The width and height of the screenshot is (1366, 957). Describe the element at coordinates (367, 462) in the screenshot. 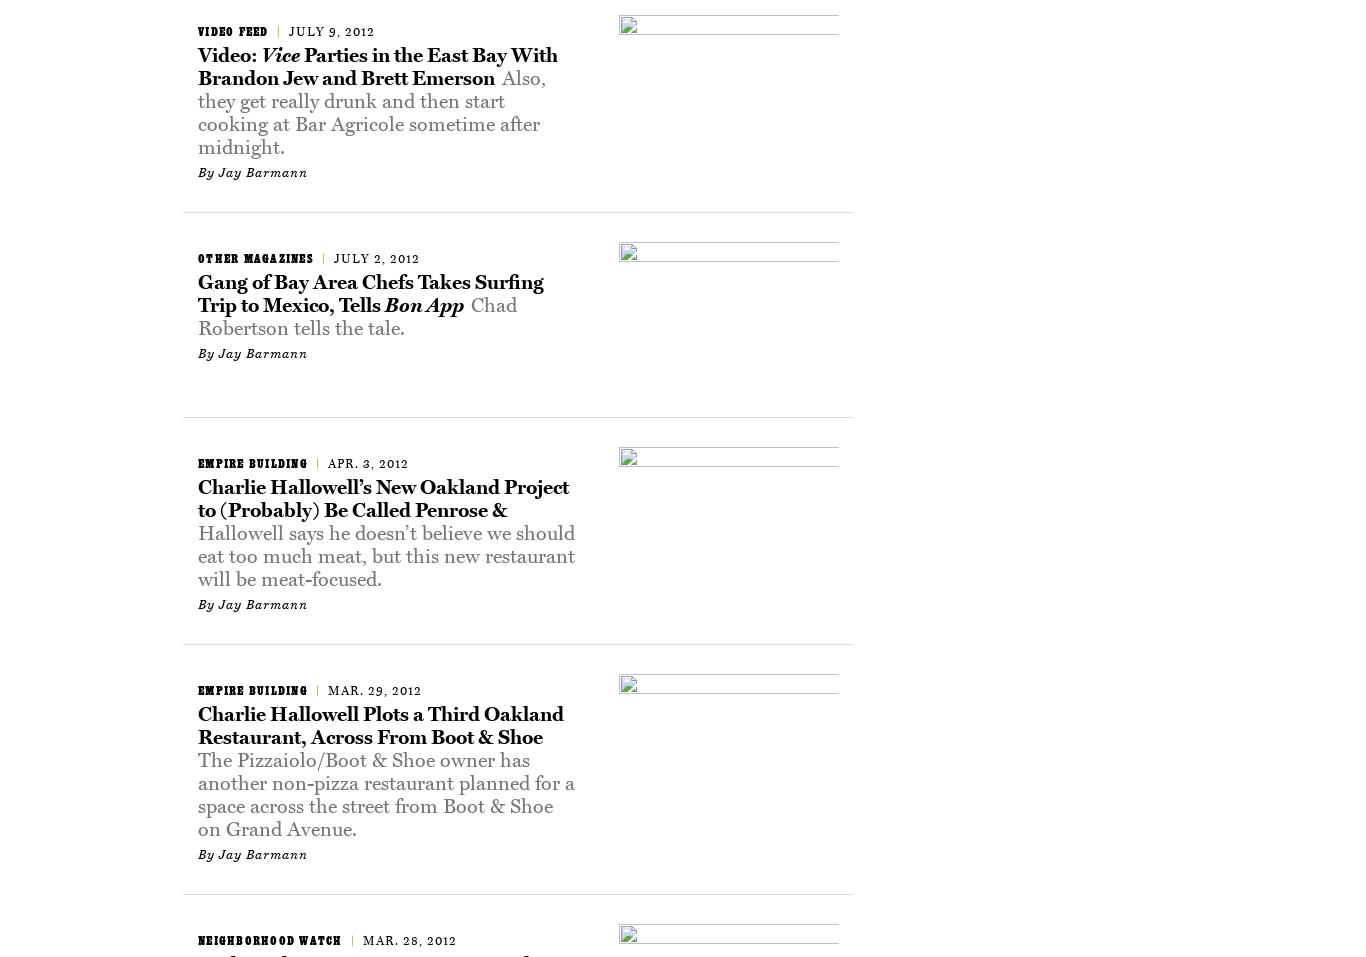

I see `'Apr. 3, 2012'` at that location.